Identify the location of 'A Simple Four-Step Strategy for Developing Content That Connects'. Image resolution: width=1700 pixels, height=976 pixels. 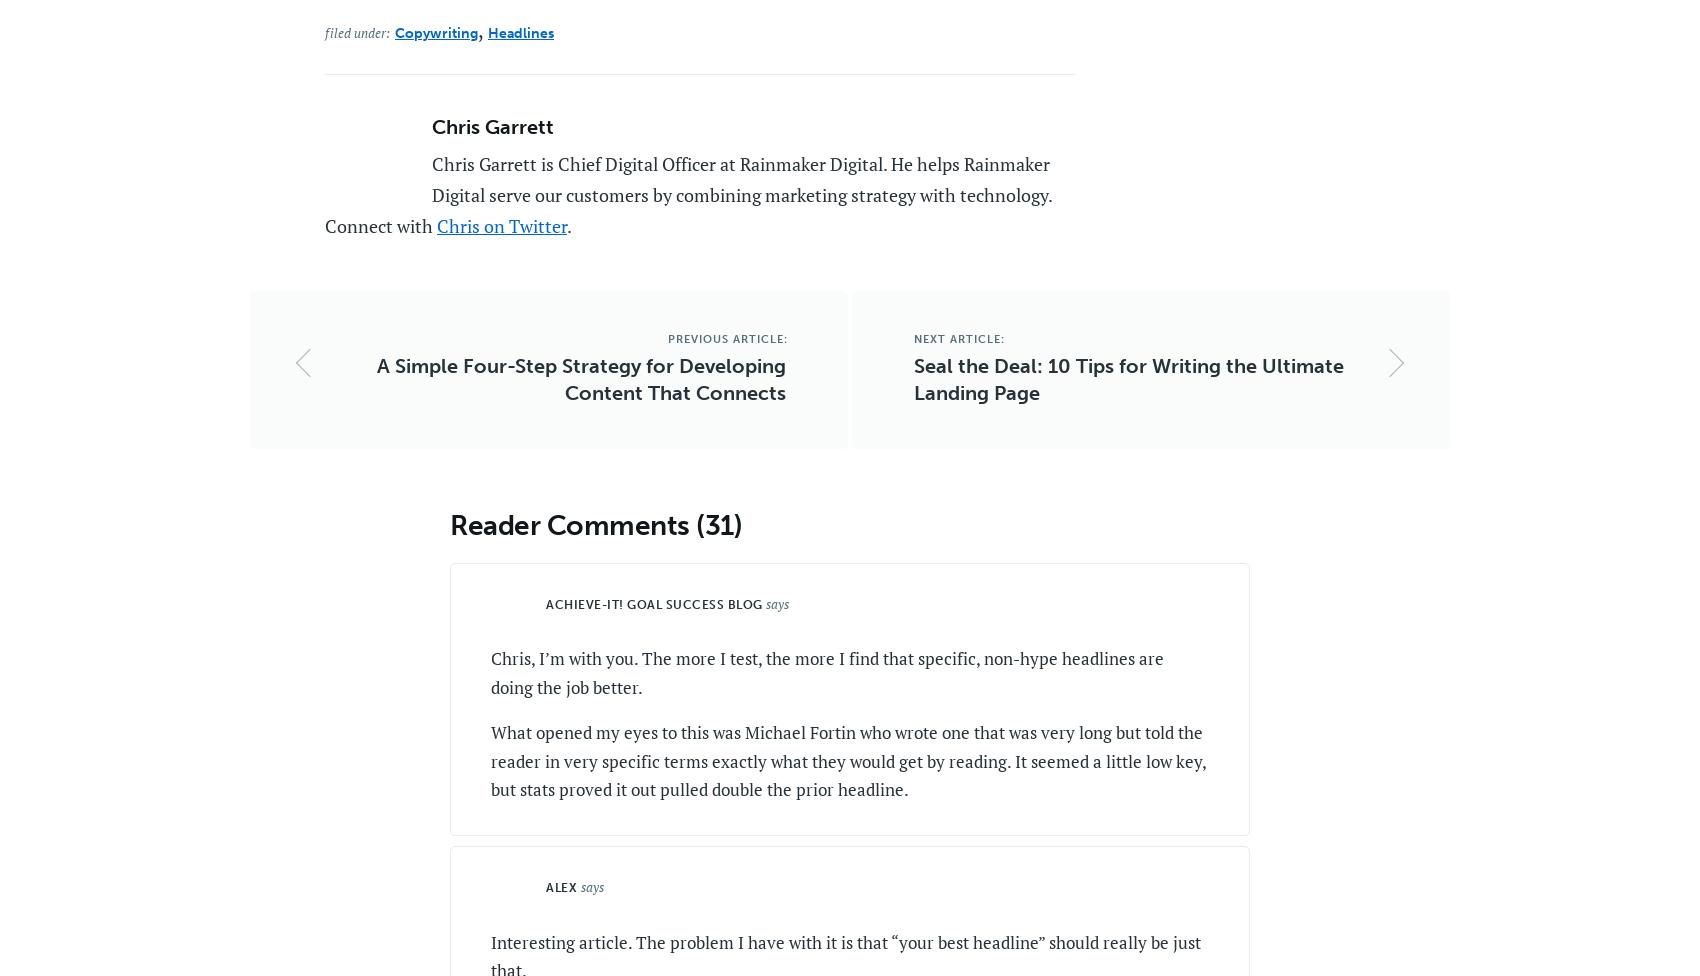
(375, 378).